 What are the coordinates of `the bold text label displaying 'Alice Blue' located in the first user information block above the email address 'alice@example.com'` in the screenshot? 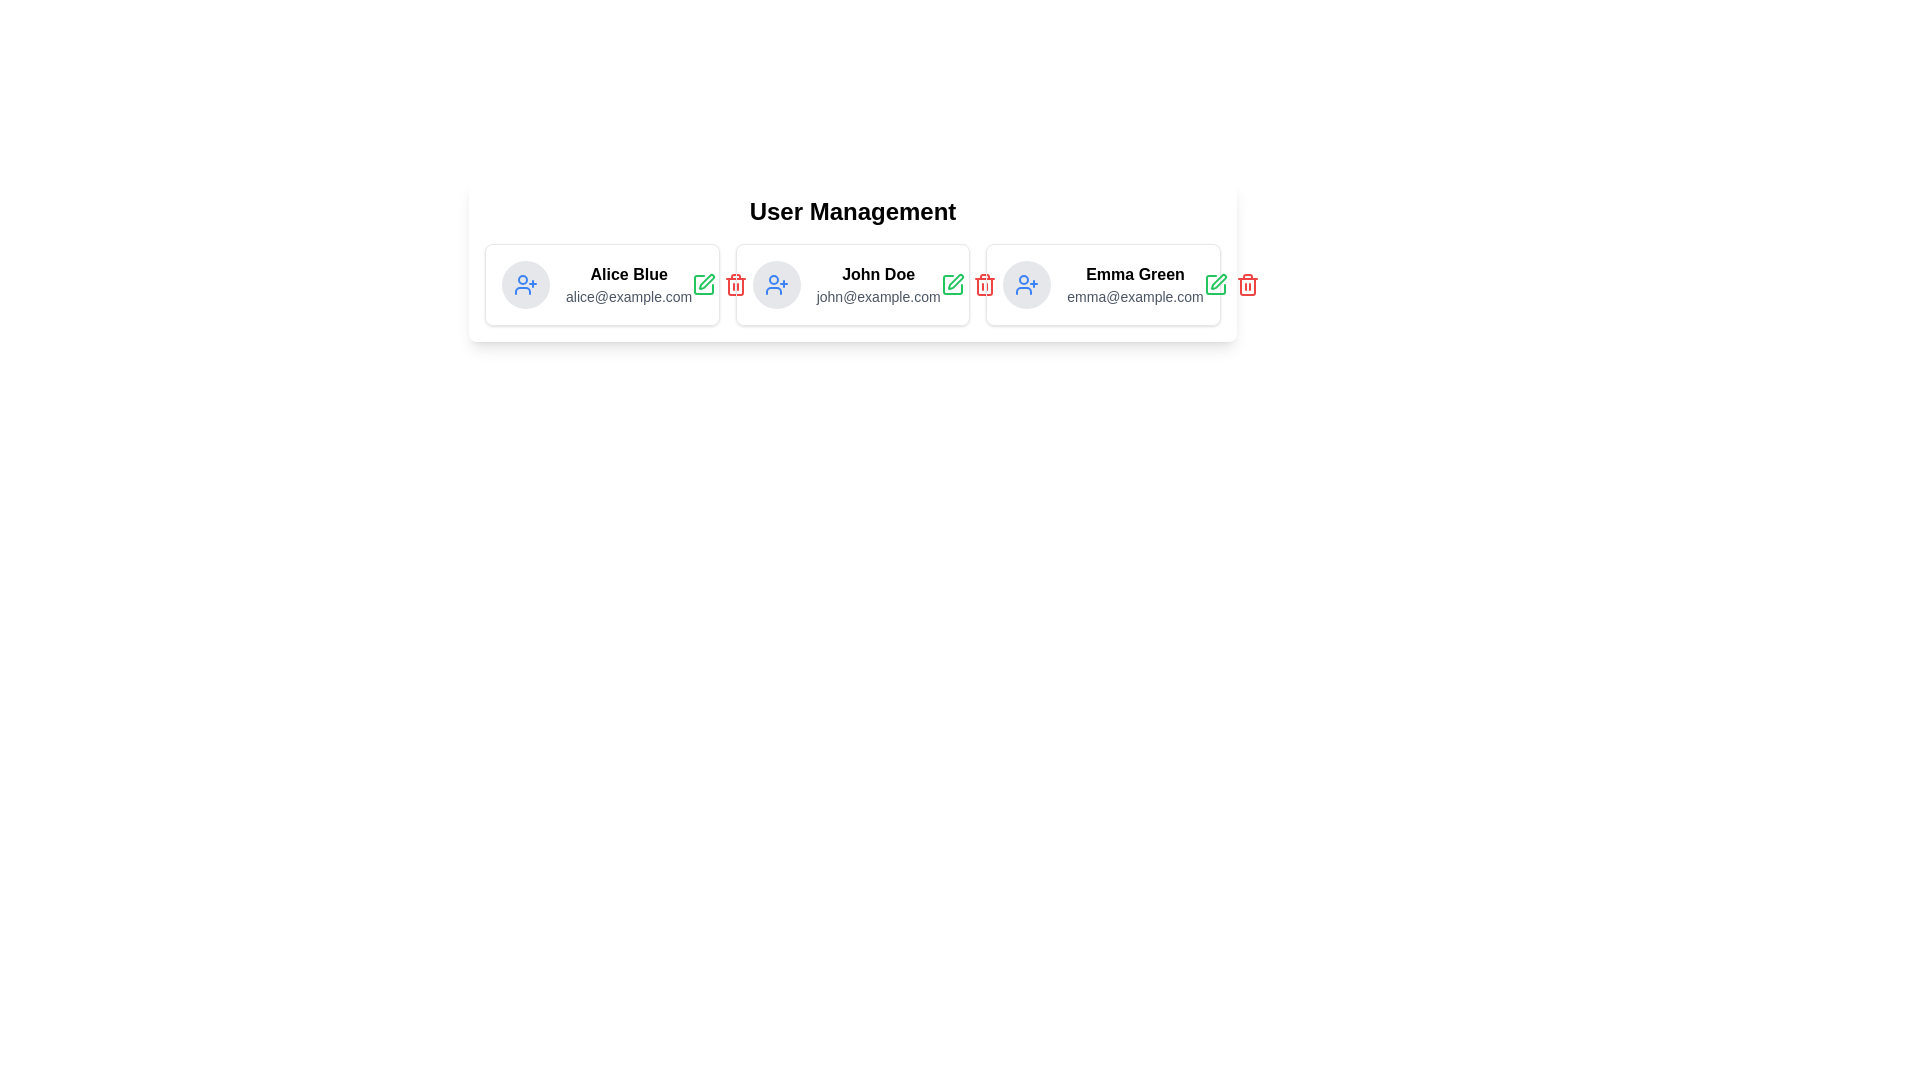 It's located at (628, 274).